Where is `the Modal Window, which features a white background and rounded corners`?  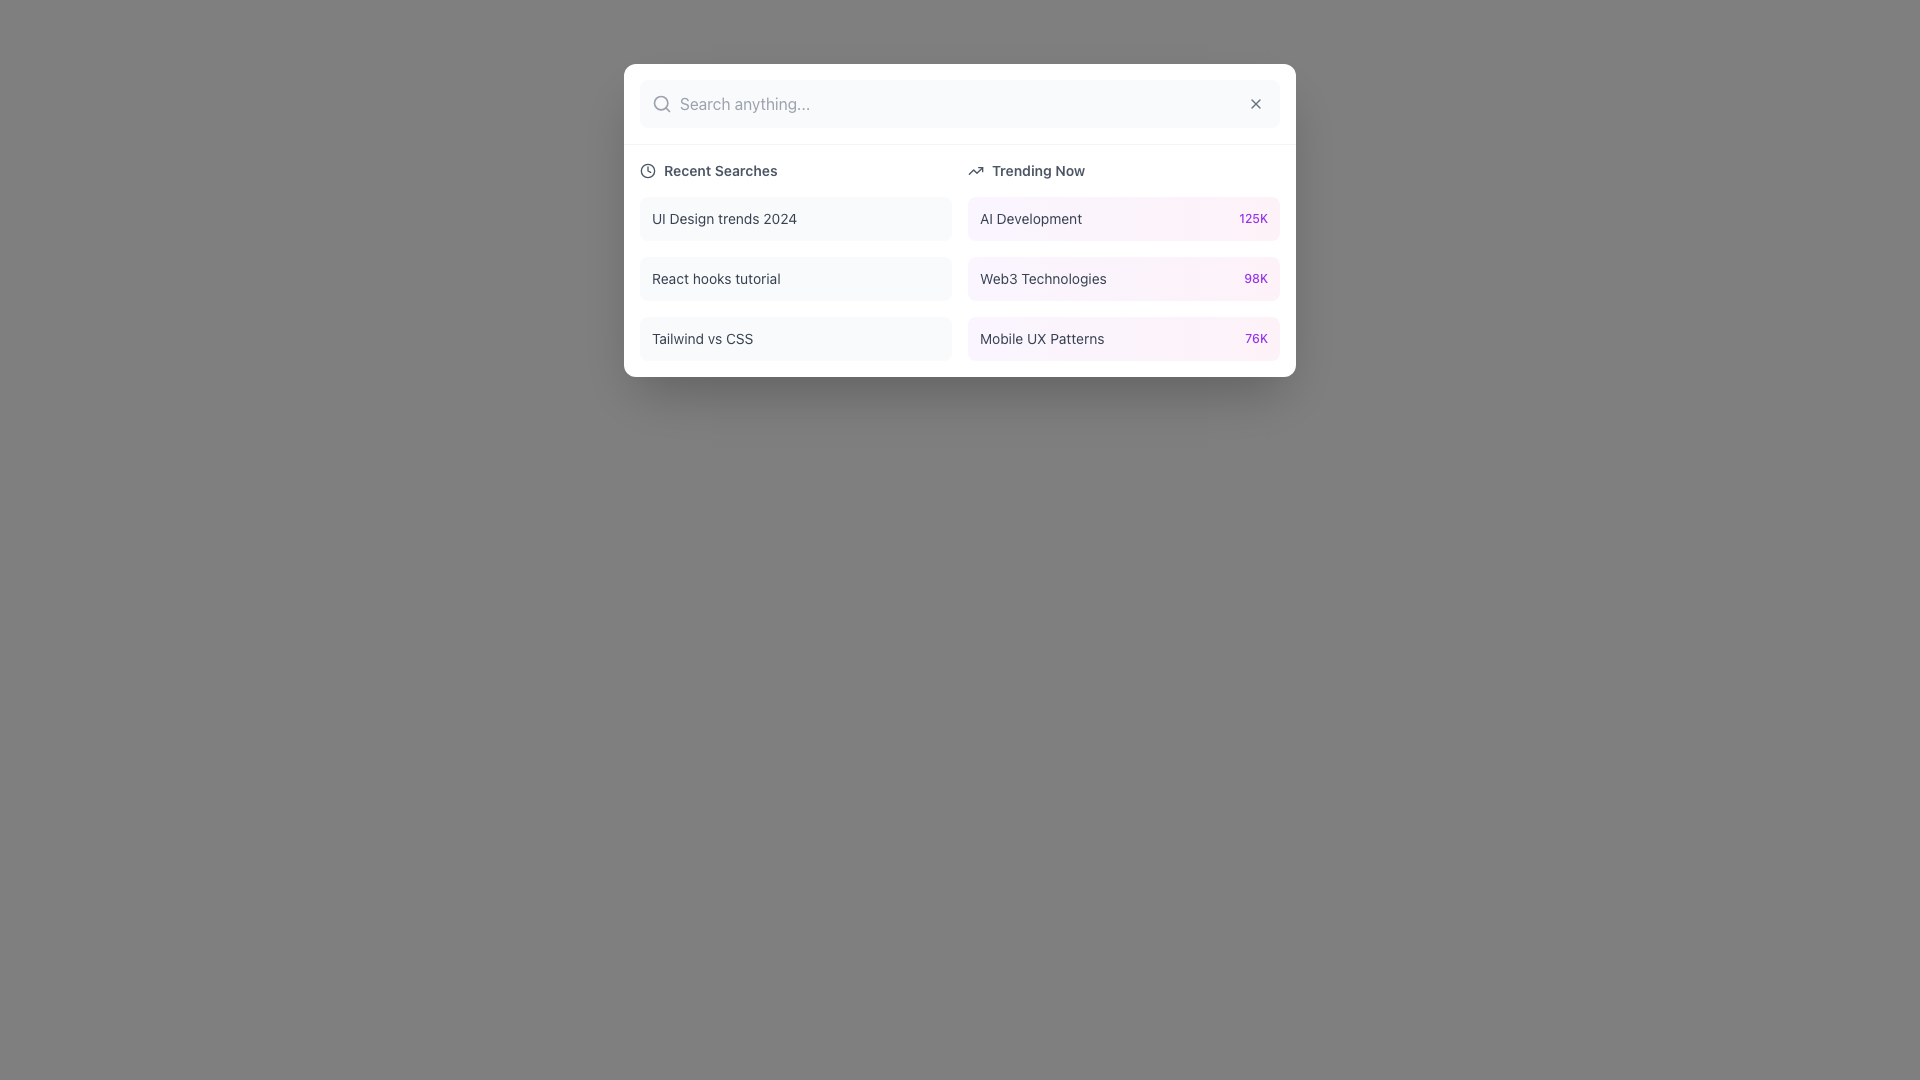 the Modal Window, which features a white background and rounded corners is located at coordinates (960, 220).